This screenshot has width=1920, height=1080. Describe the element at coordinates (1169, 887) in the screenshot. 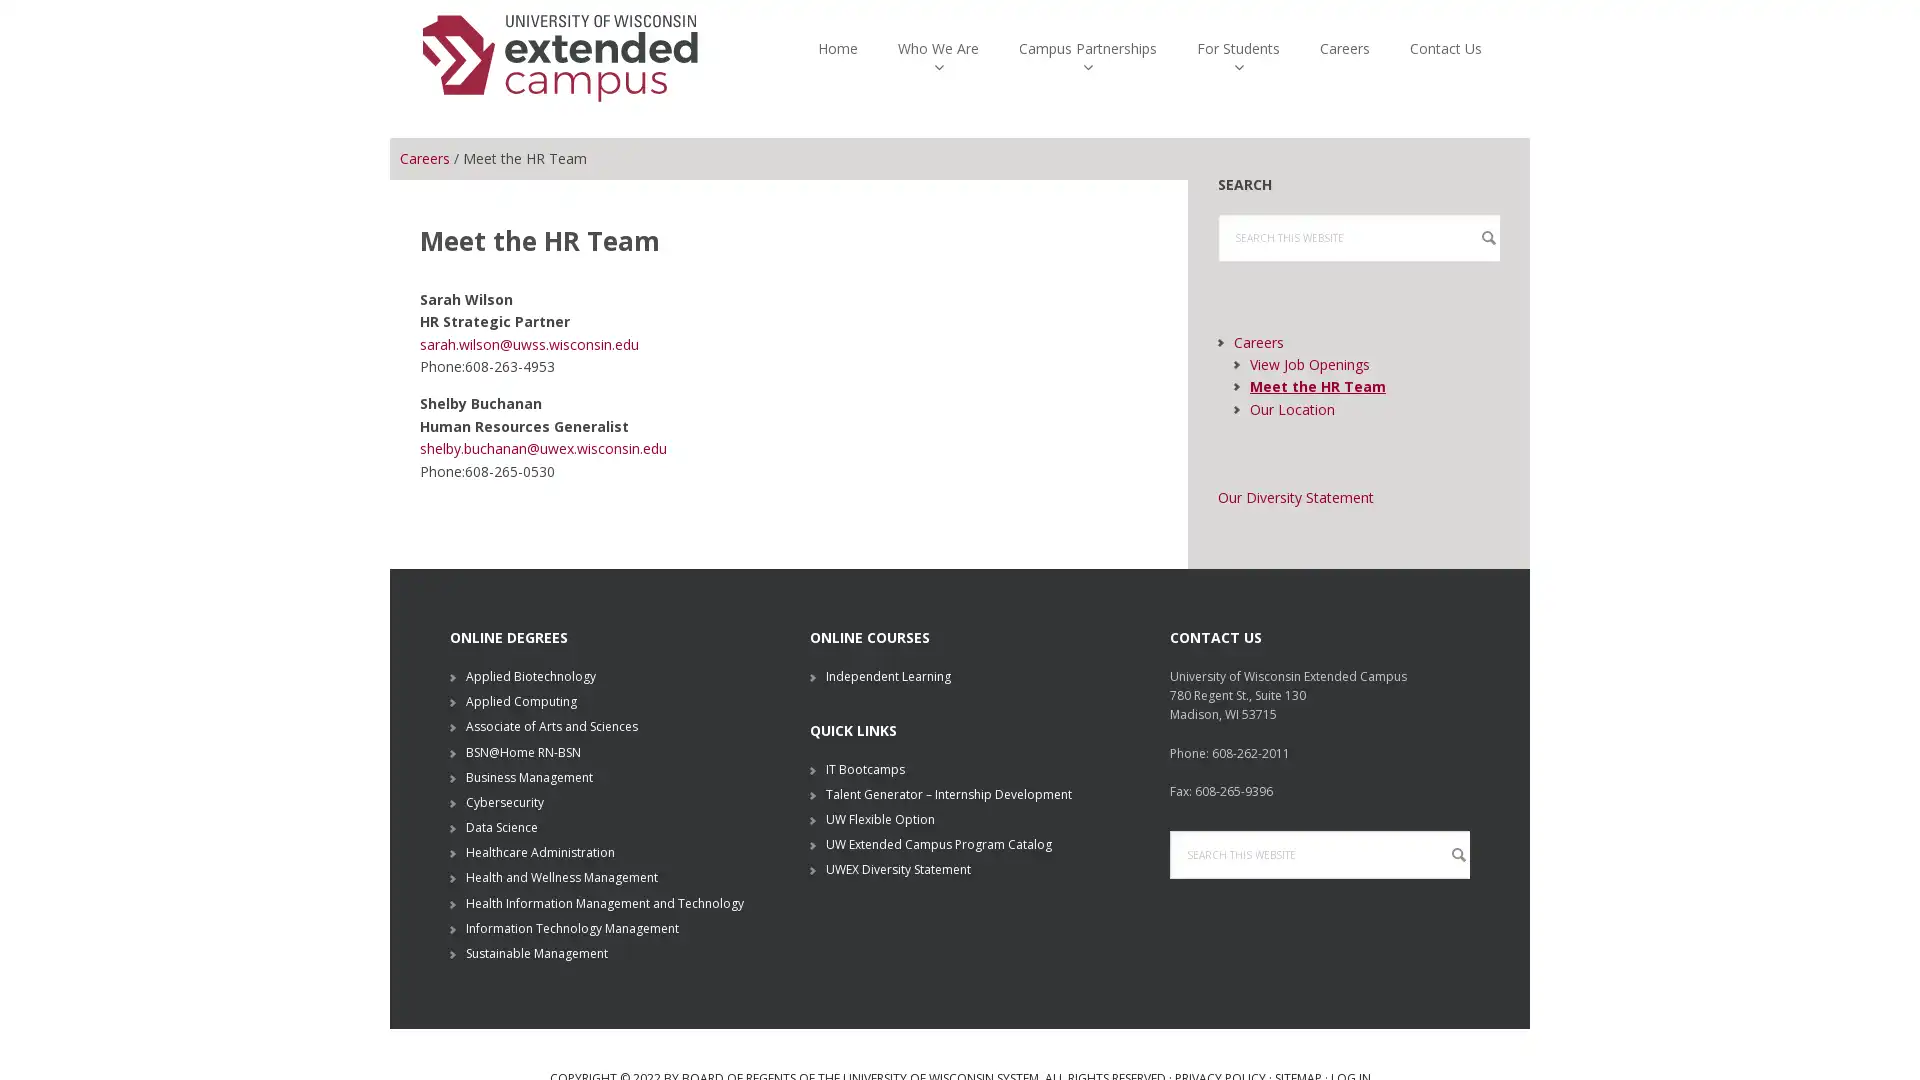

I see `Search` at that location.